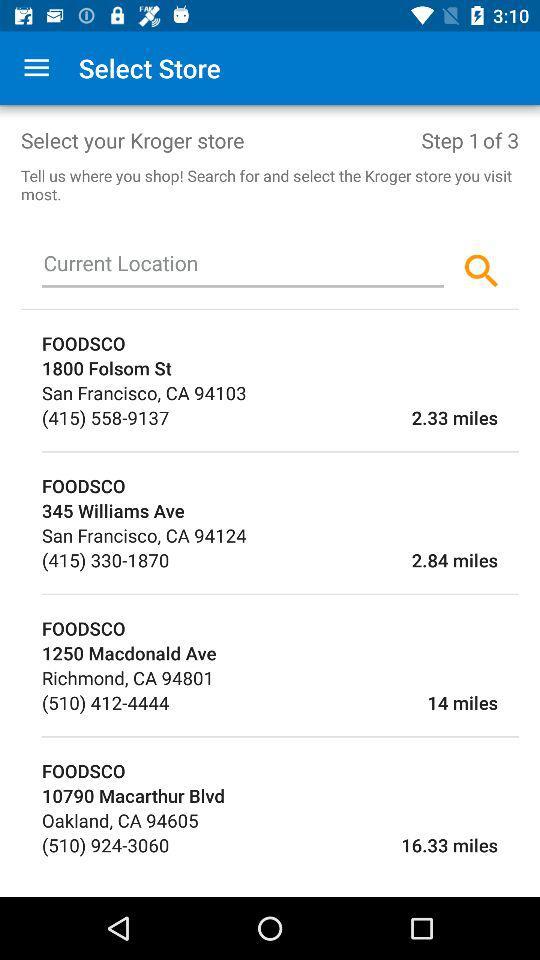 This screenshot has height=960, width=540. What do you see at coordinates (279, 795) in the screenshot?
I see `the item above oakland, ca 94605 item` at bounding box center [279, 795].